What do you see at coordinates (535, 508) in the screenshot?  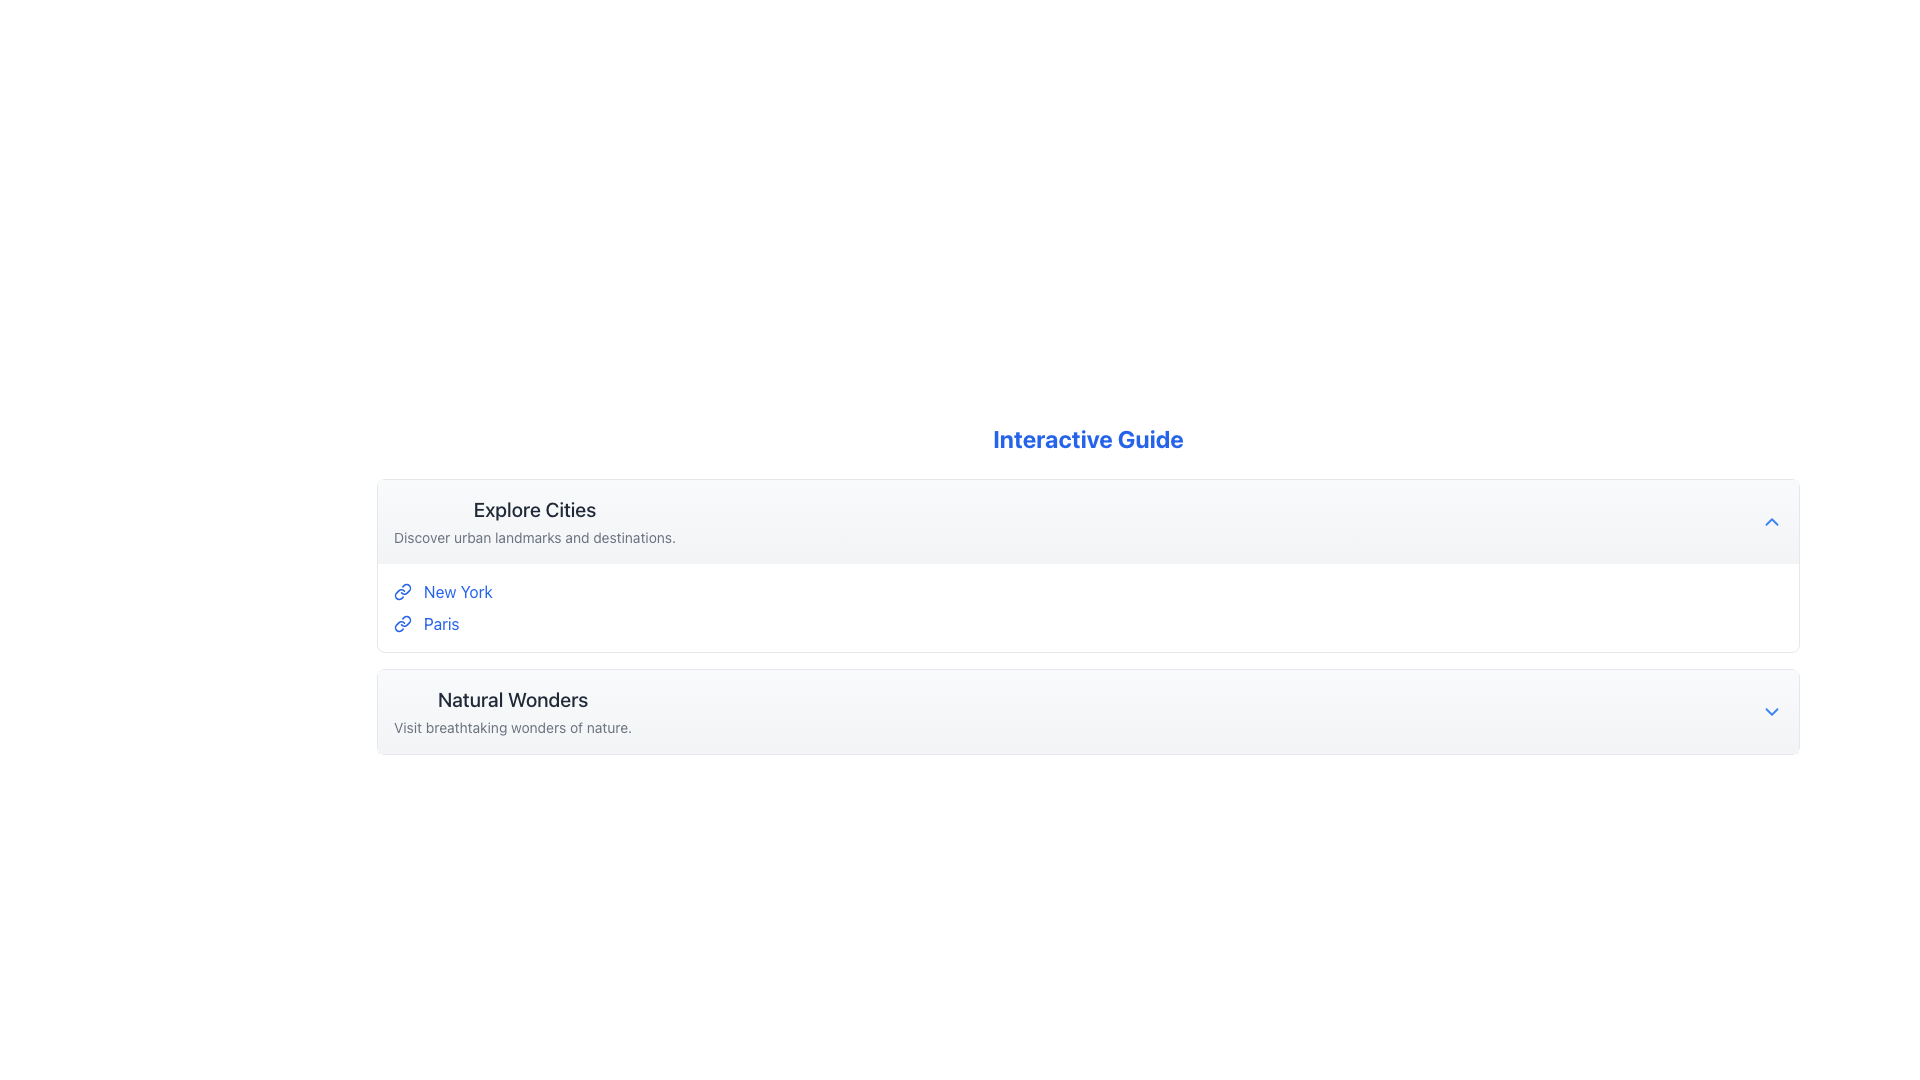 I see `the text label that serves as a header or label describing the content of the associated section, located in the upper part of a rectangular section, specifically in the top-left quadrant of the interface` at bounding box center [535, 508].